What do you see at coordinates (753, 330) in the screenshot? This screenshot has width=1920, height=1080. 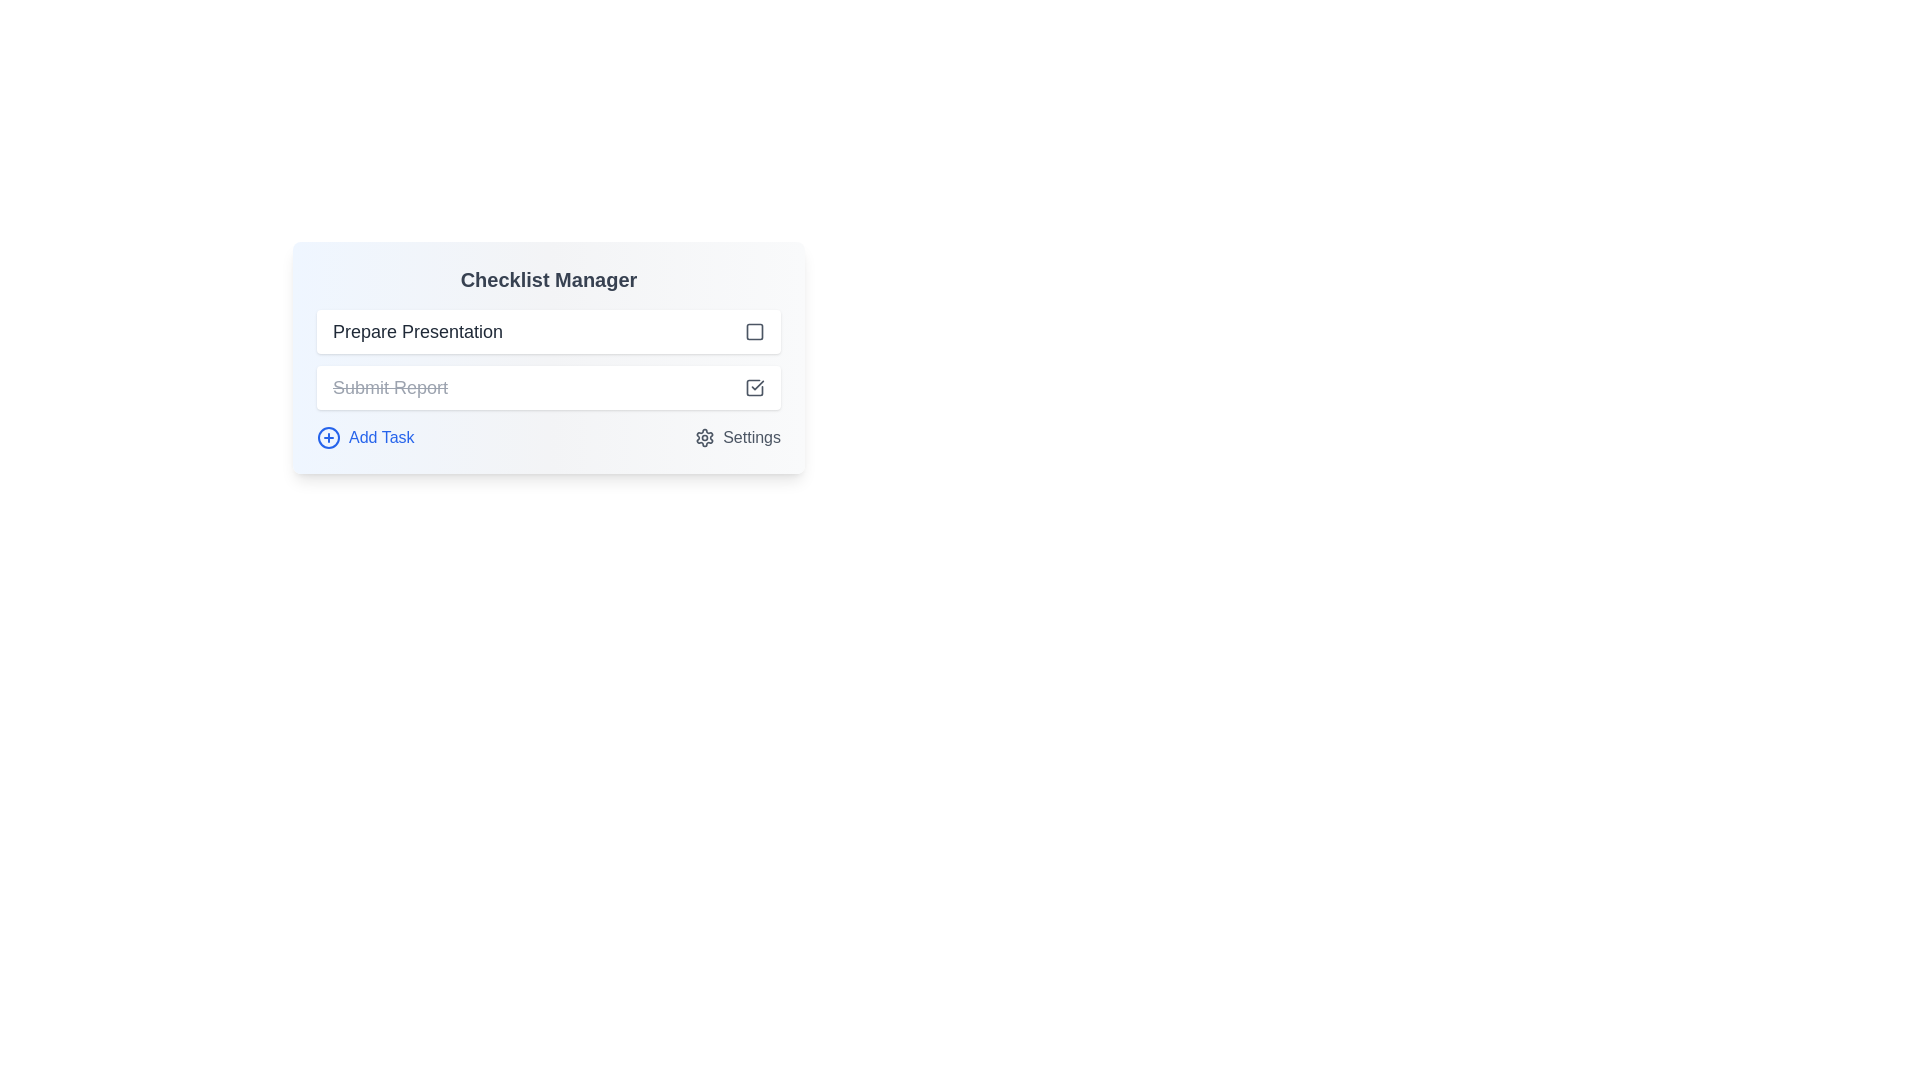 I see `the Decorative component within the icon located to the right of the 'Prepare Presentation' text entry field in the checklist interface` at bounding box center [753, 330].